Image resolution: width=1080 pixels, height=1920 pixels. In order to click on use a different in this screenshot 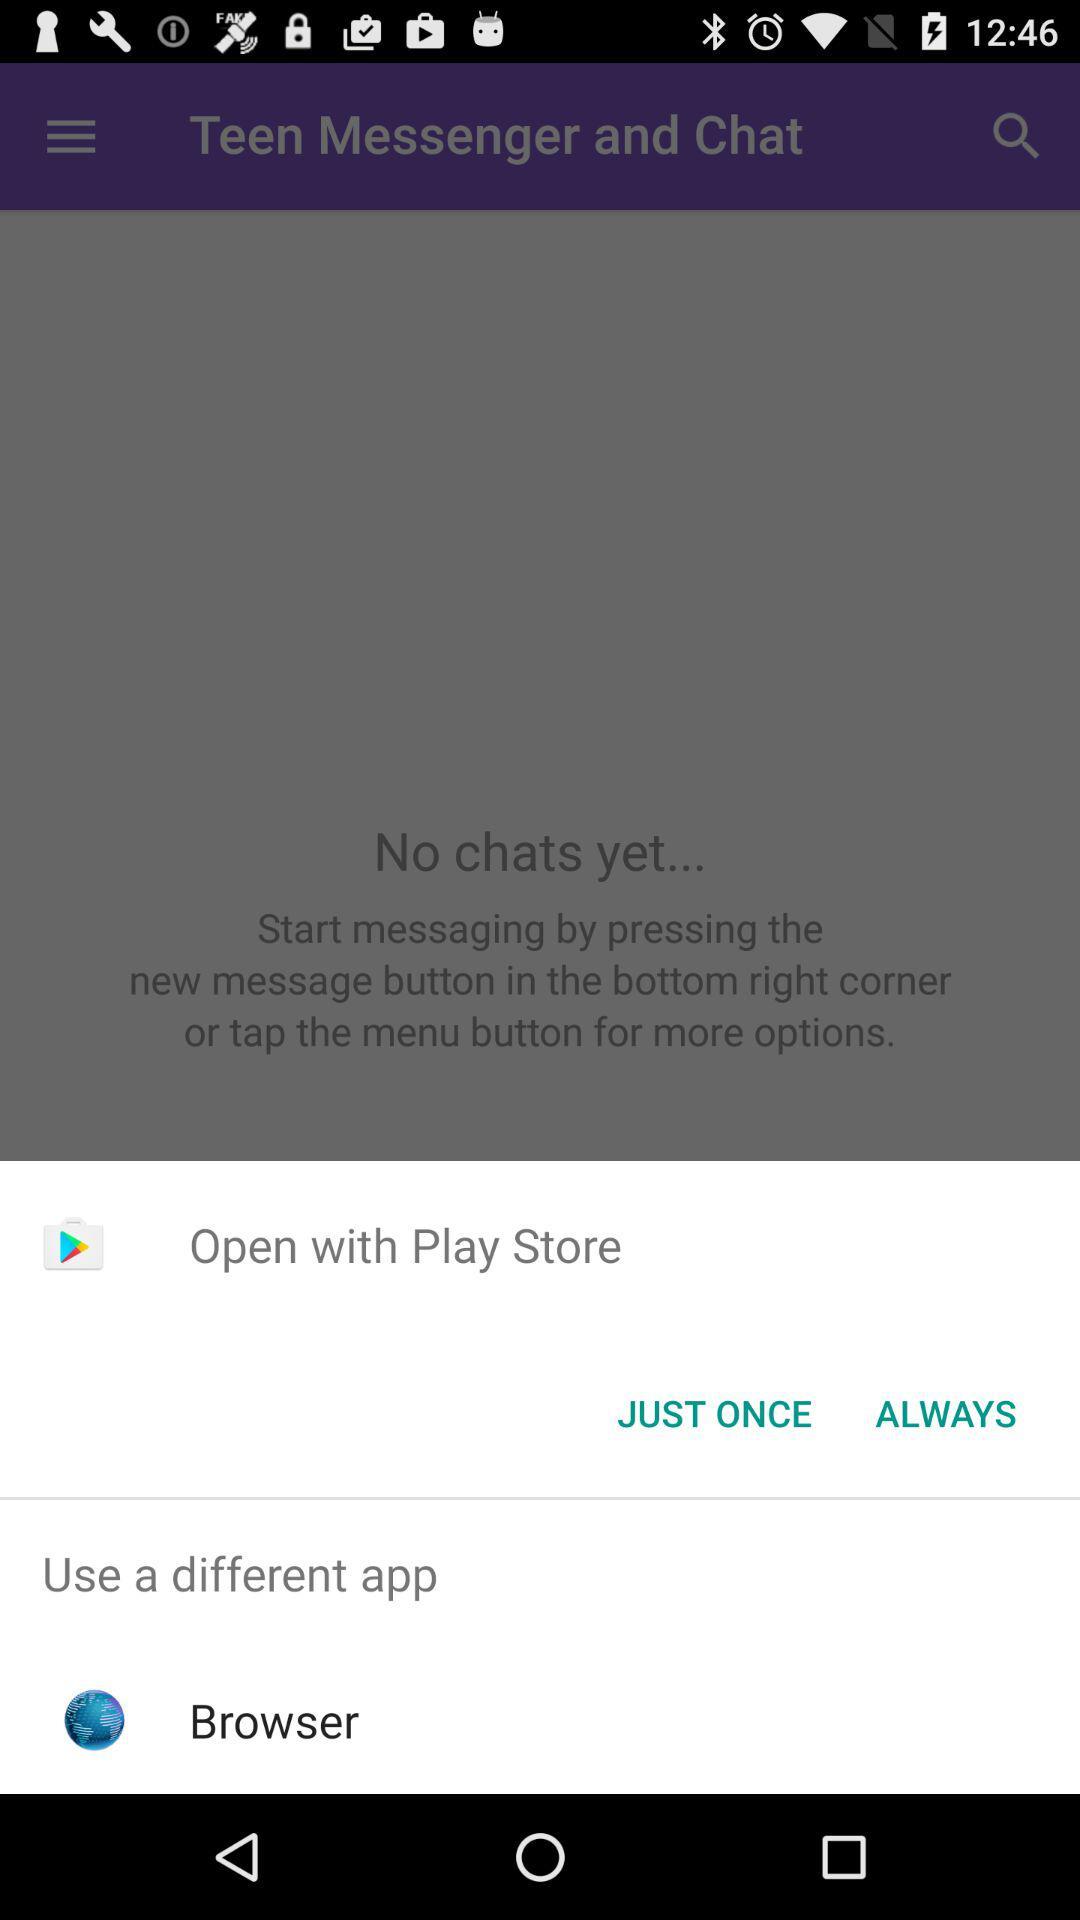, I will do `click(540, 1572)`.